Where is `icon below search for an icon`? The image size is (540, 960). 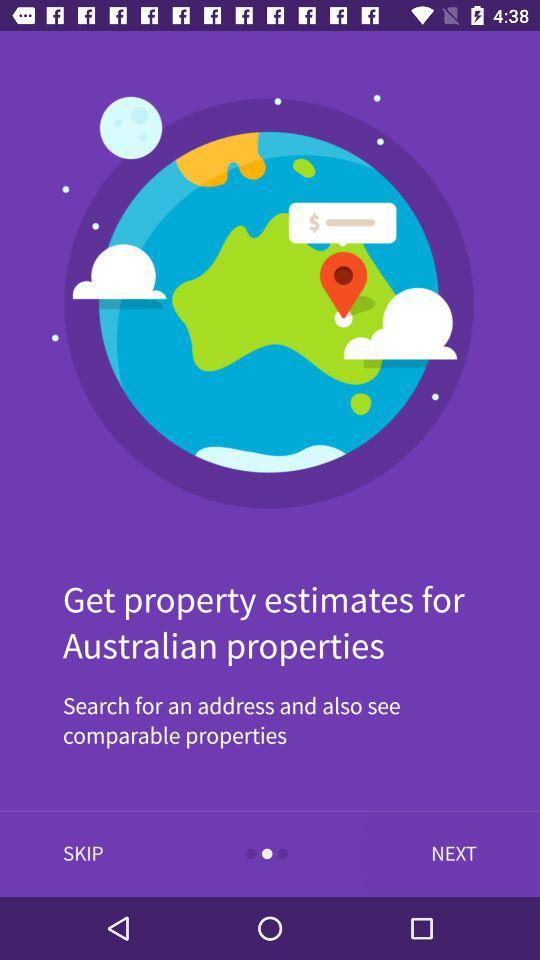
icon below search for an icon is located at coordinates (449, 853).